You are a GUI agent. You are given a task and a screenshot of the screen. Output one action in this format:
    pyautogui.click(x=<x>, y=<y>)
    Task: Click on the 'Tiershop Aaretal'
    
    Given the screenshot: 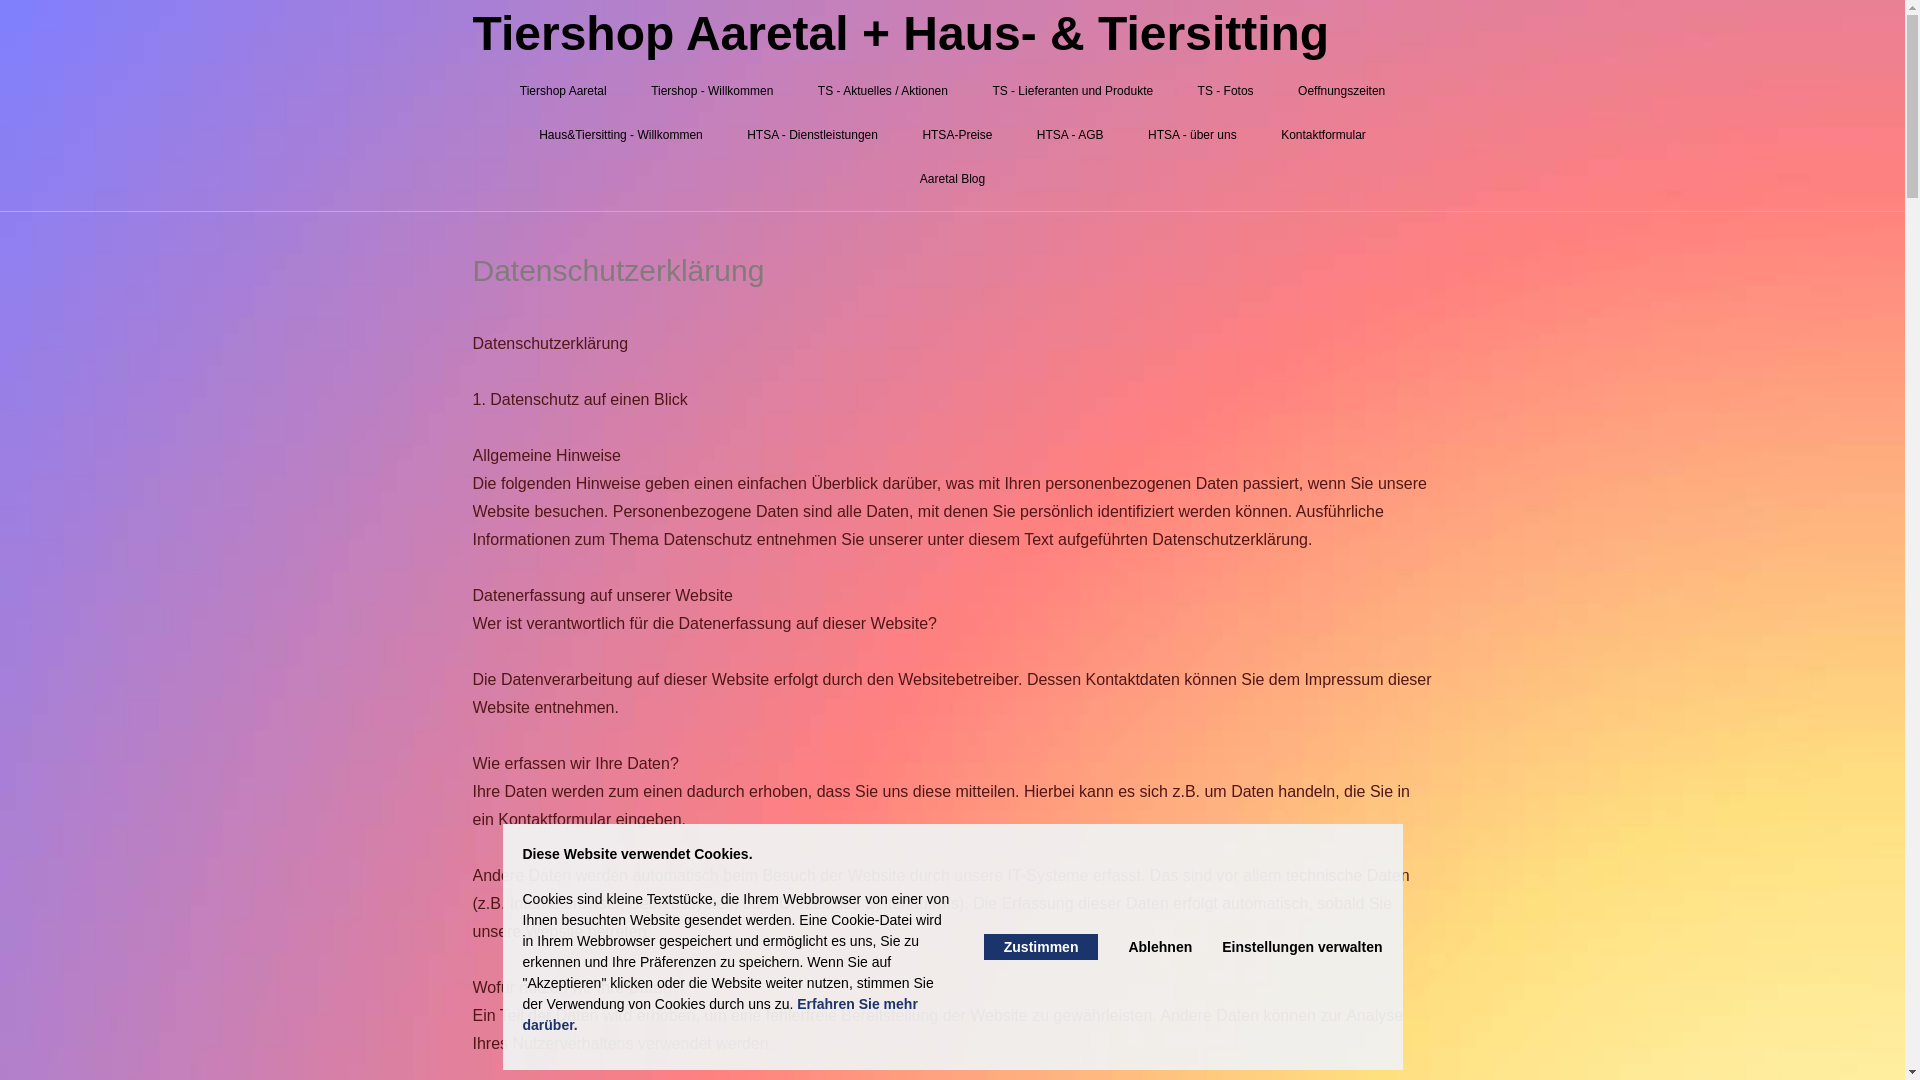 What is the action you would take?
    pyautogui.click(x=562, y=91)
    